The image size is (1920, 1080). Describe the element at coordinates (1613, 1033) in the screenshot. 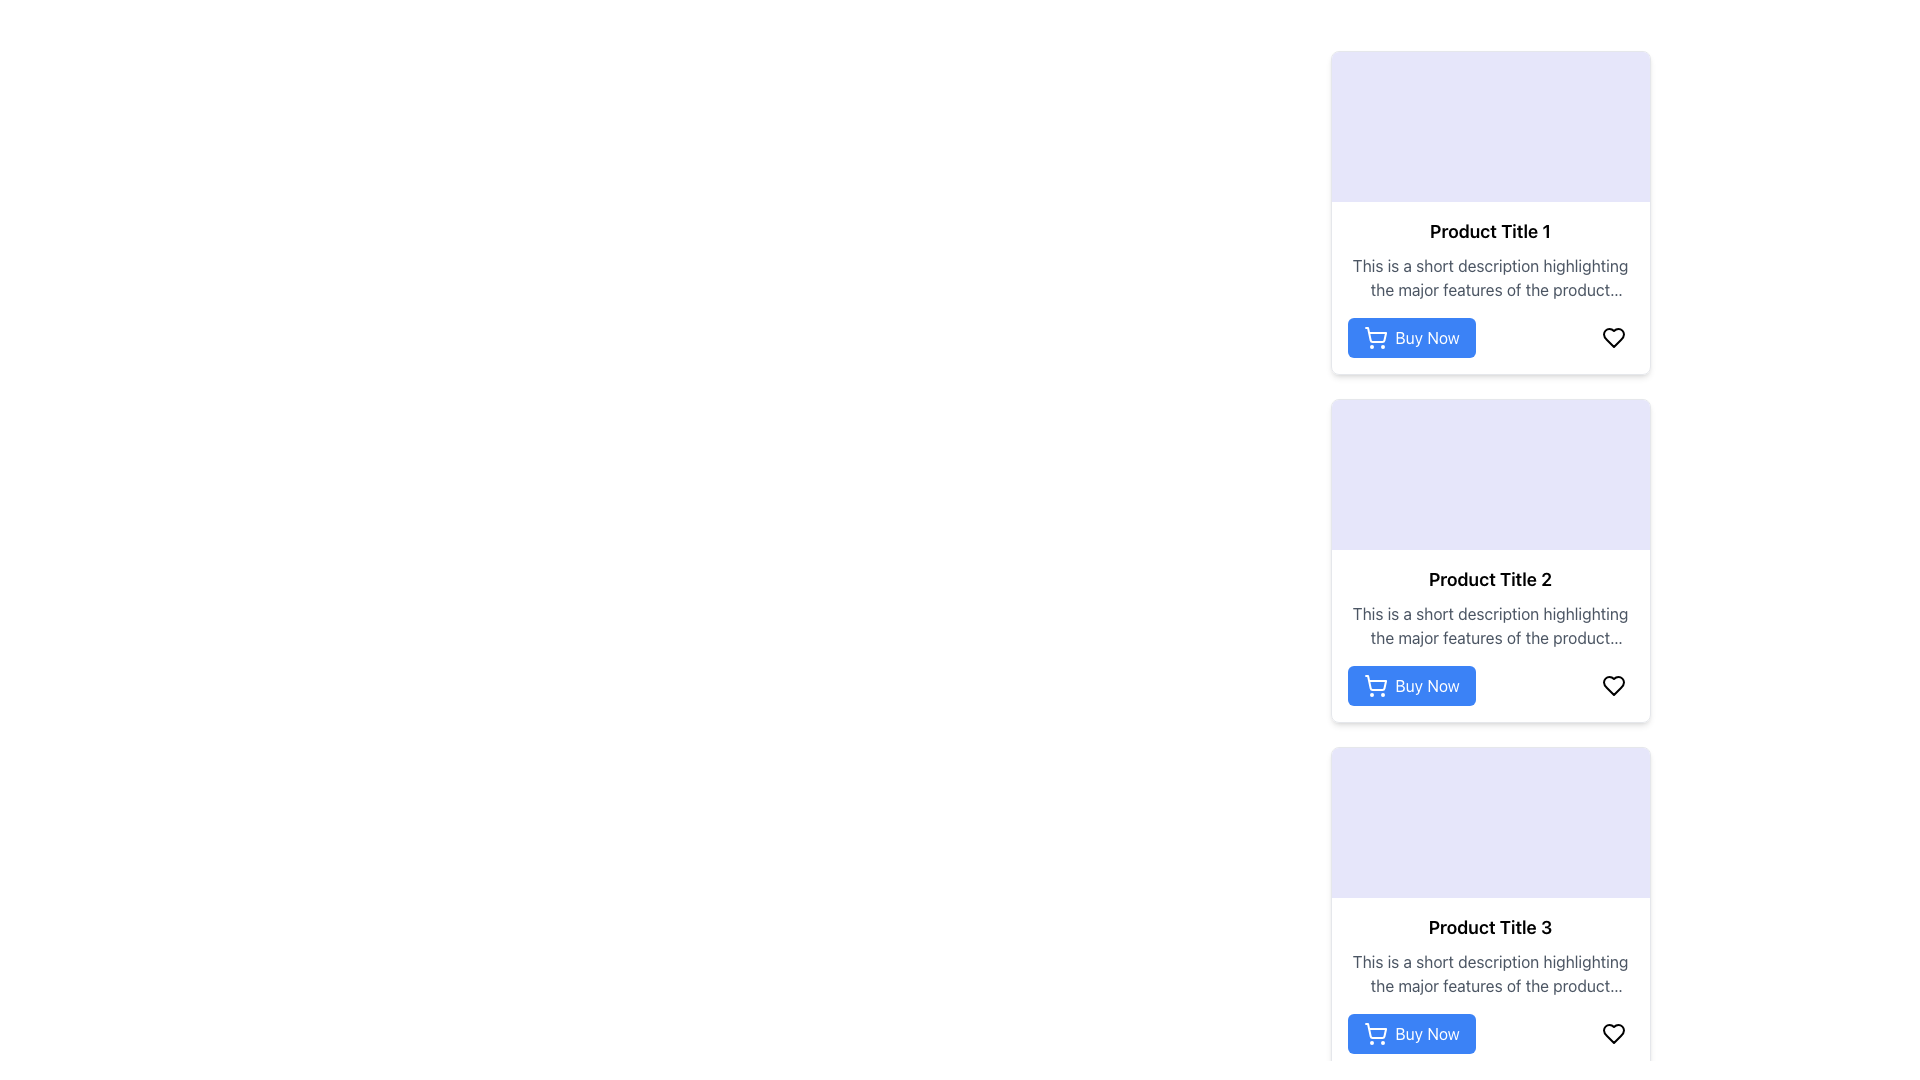

I see `the heart icon in the 'Buy Now' section of the third product card to like or favorite the item` at that location.